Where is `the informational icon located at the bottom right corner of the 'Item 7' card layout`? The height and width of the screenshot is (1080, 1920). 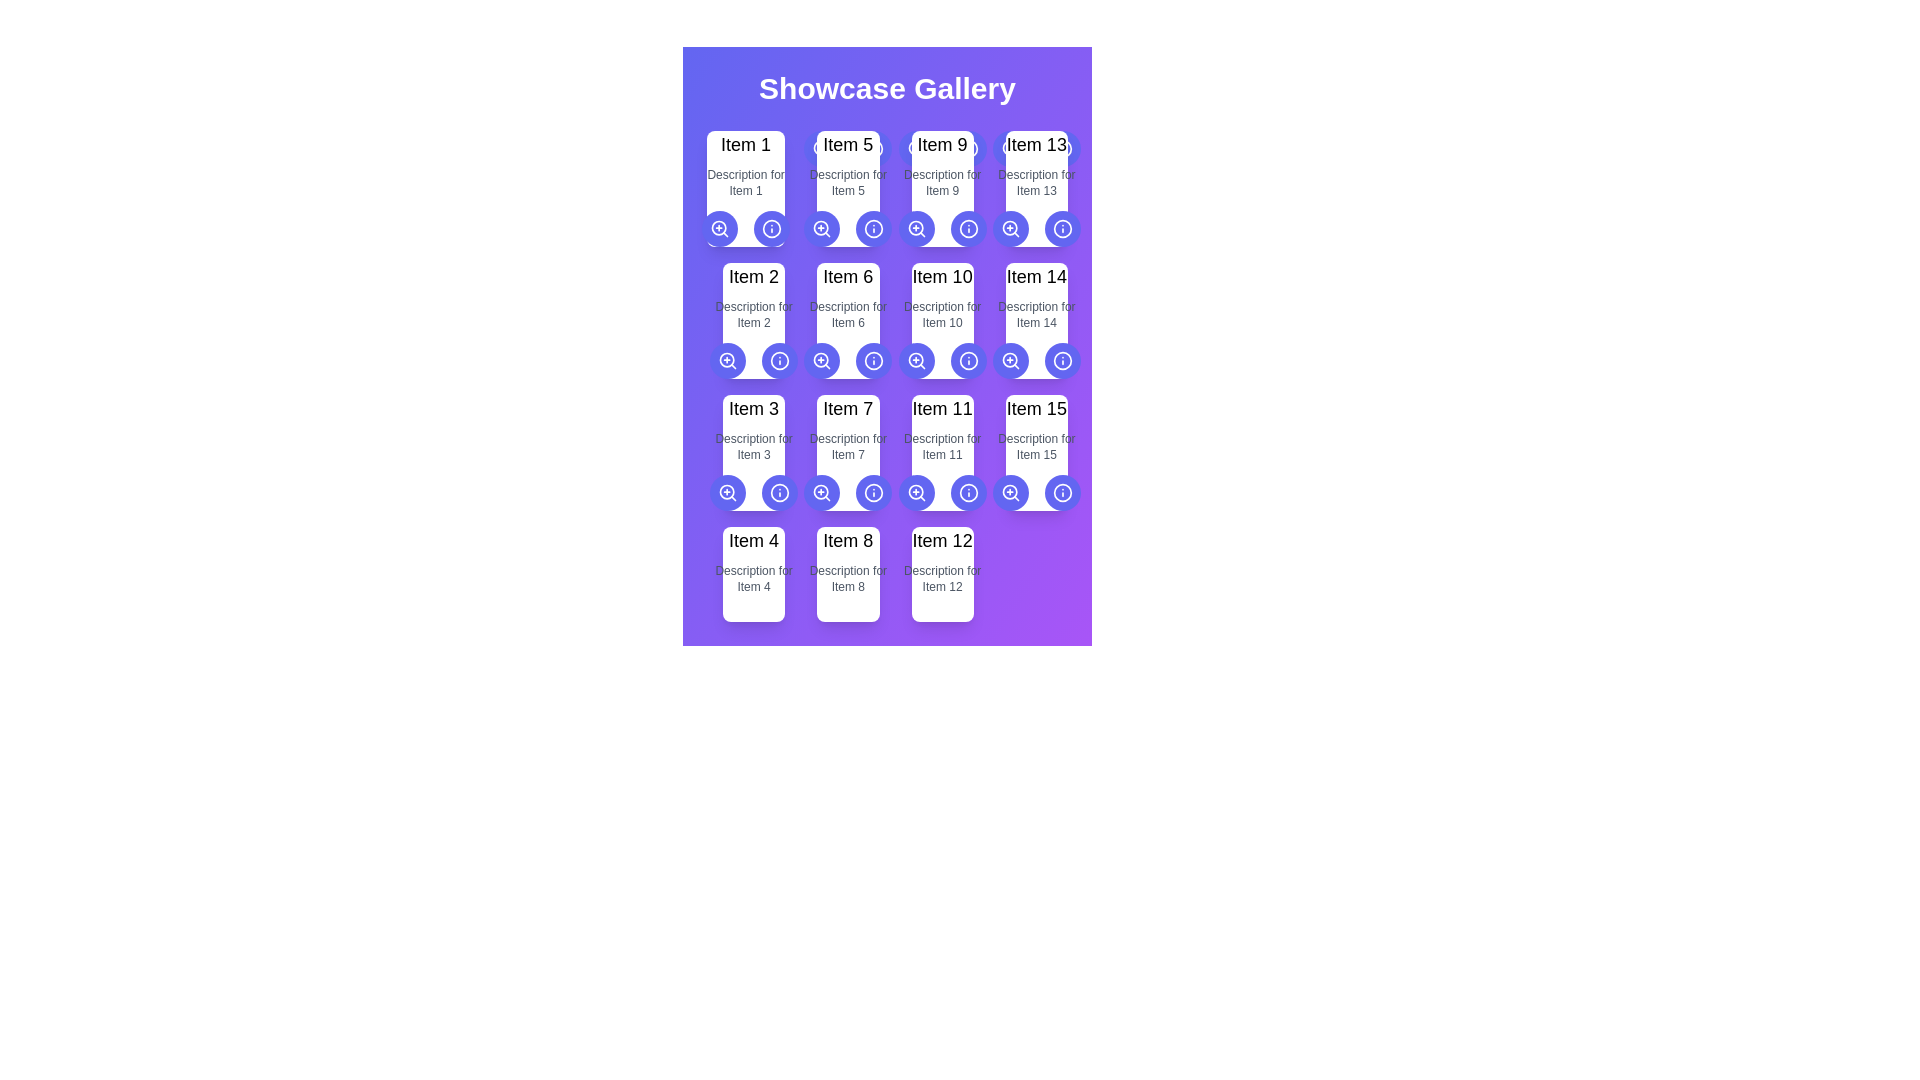 the informational icon located at the bottom right corner of the 'Item 7' card layout is located at coordinates (874, 493).